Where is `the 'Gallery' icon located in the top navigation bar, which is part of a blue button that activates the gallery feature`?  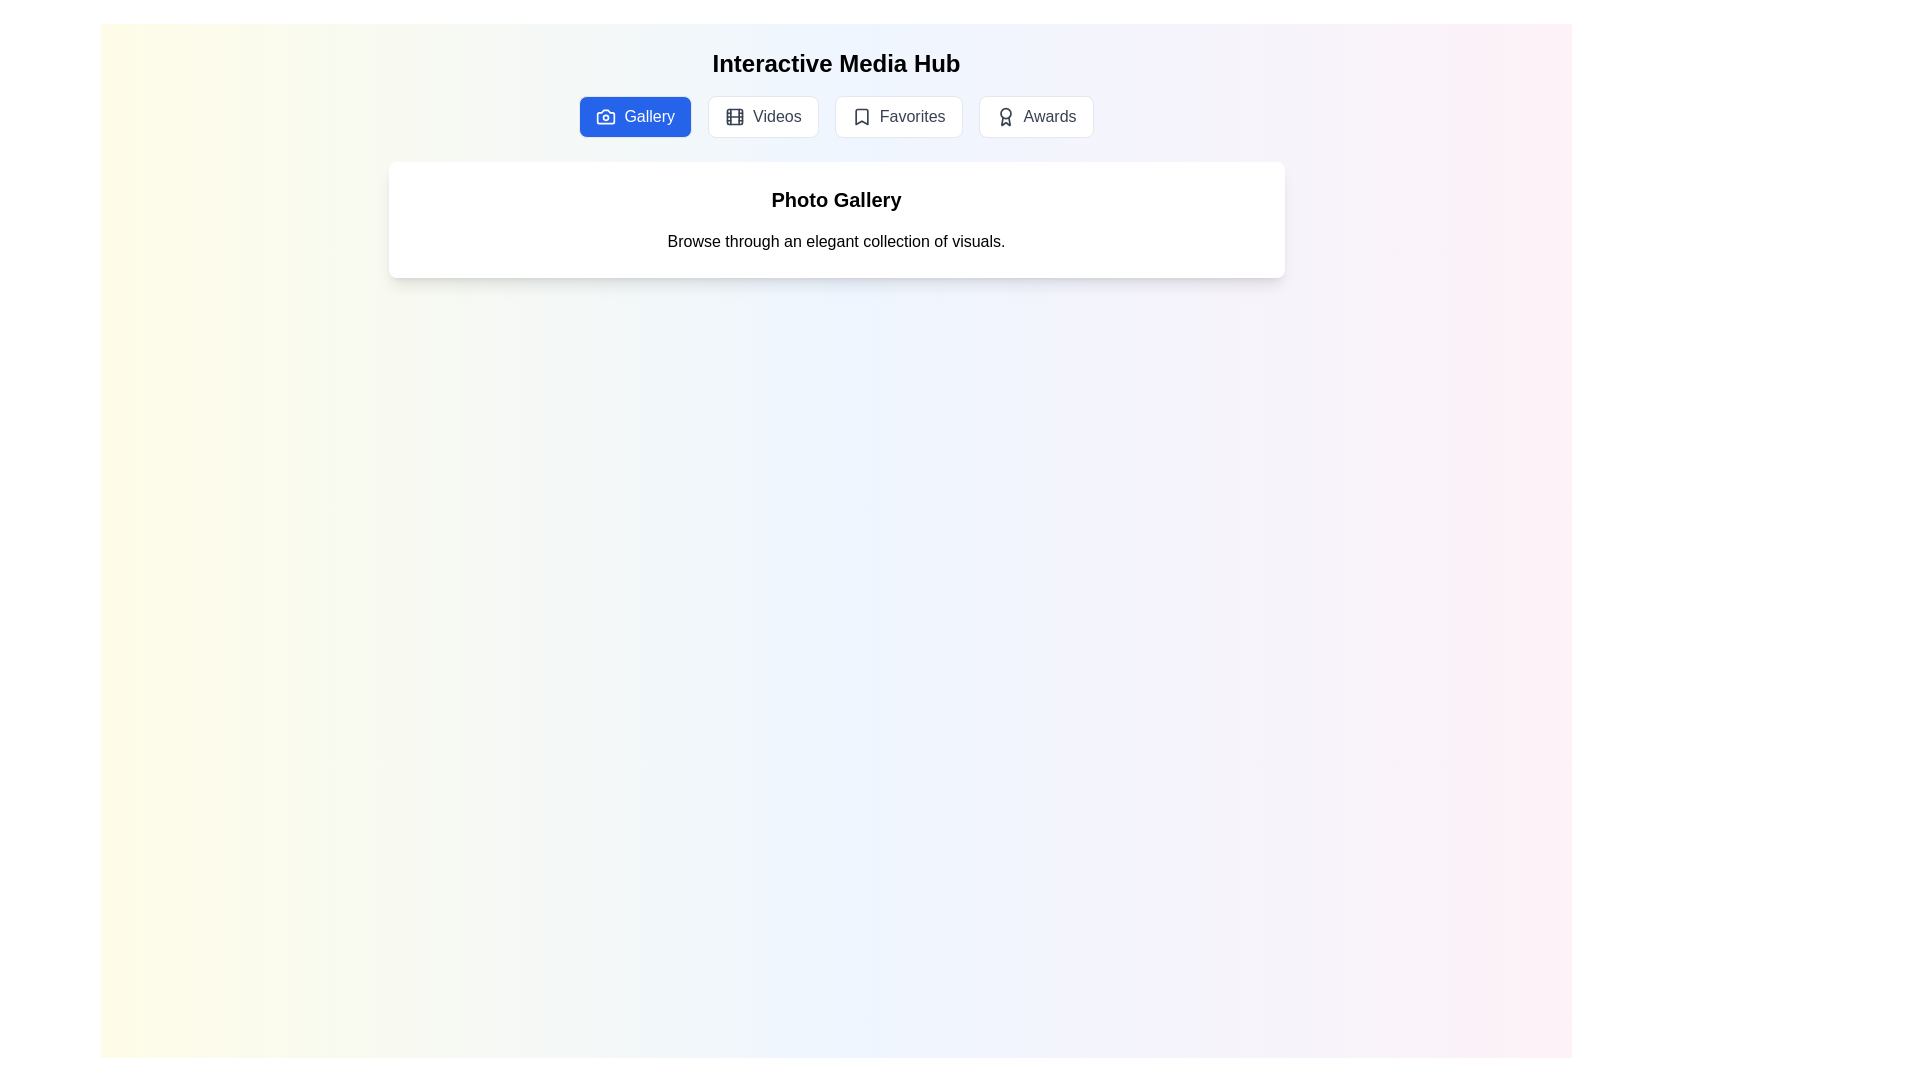
the 'Gallery' icon located in the top navigation bar, which is part of a blue button that activates the gallery feature is located at coordinates (605, 116).